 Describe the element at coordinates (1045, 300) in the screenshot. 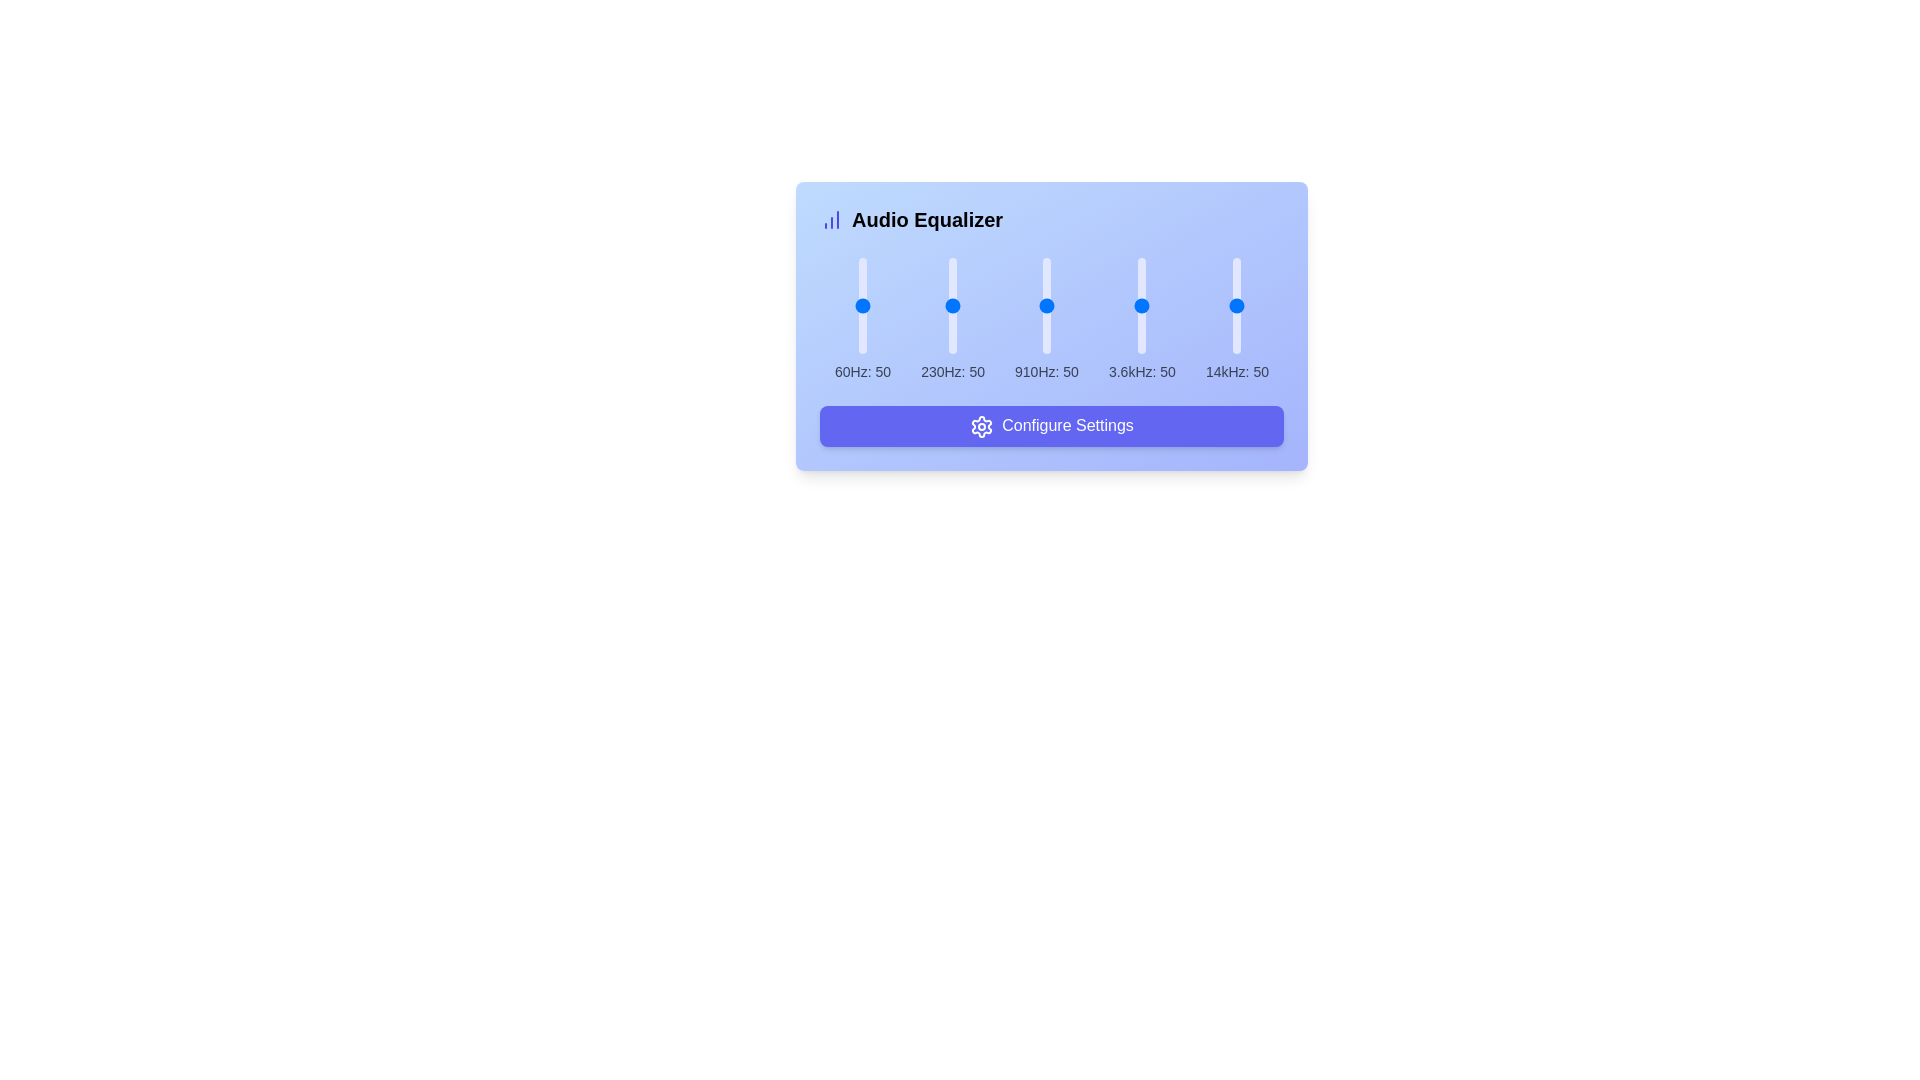

I see `the frequency level of 910Hz` at that location.